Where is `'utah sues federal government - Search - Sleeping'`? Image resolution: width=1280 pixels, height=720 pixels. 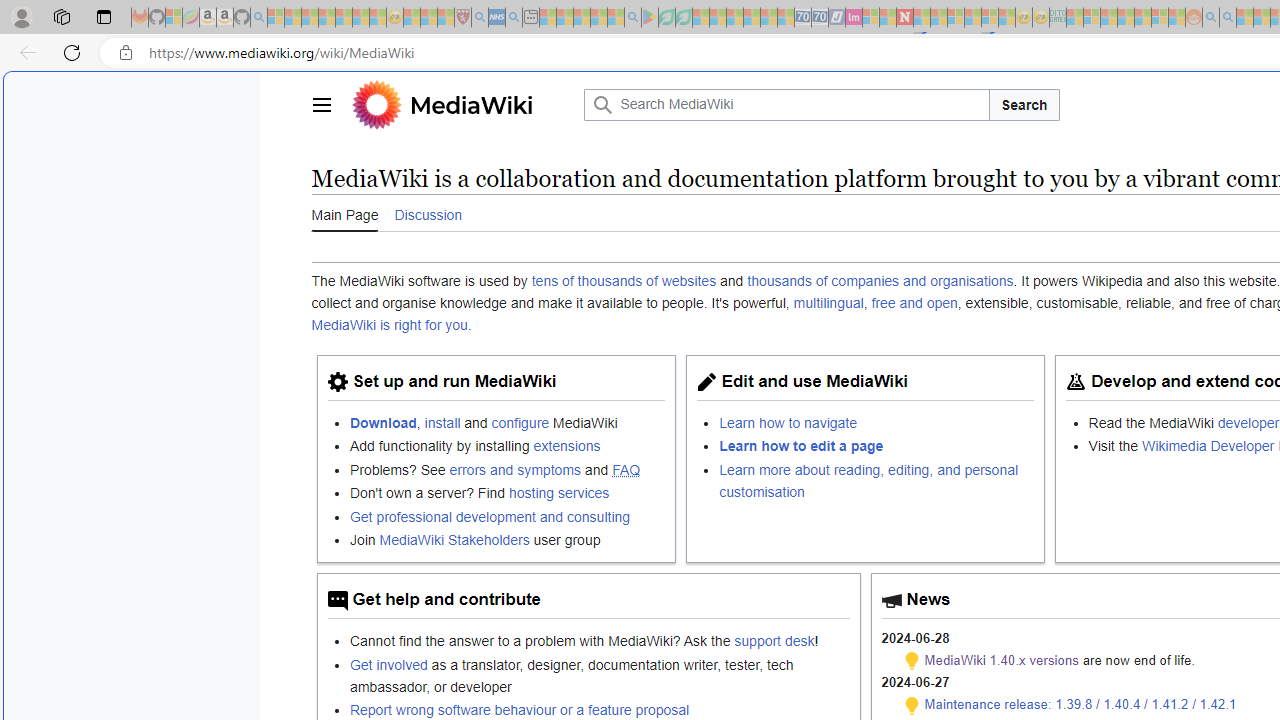
'utah sues federal government - Search - Sleeping' is located at coordinates (513, 17).